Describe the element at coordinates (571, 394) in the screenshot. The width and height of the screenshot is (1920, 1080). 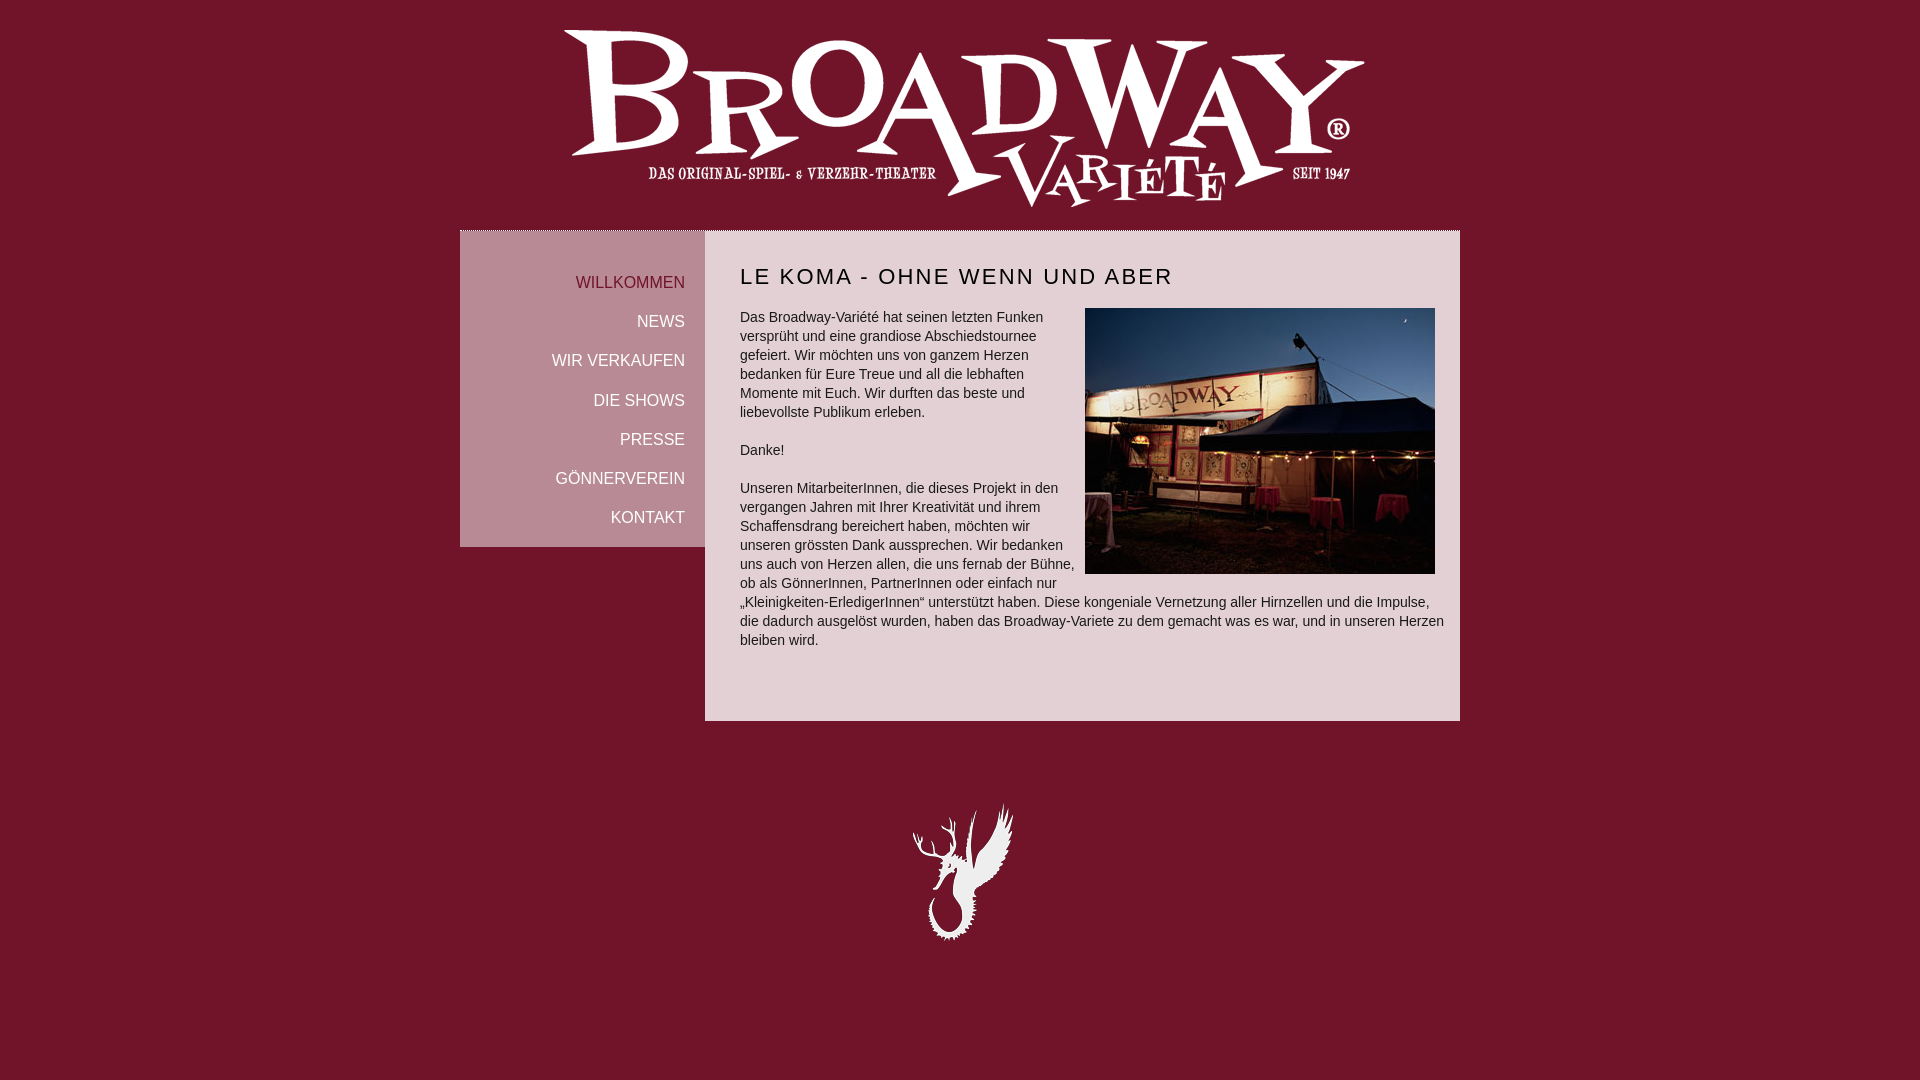
I see `'DIE SHOWS'` at that location.